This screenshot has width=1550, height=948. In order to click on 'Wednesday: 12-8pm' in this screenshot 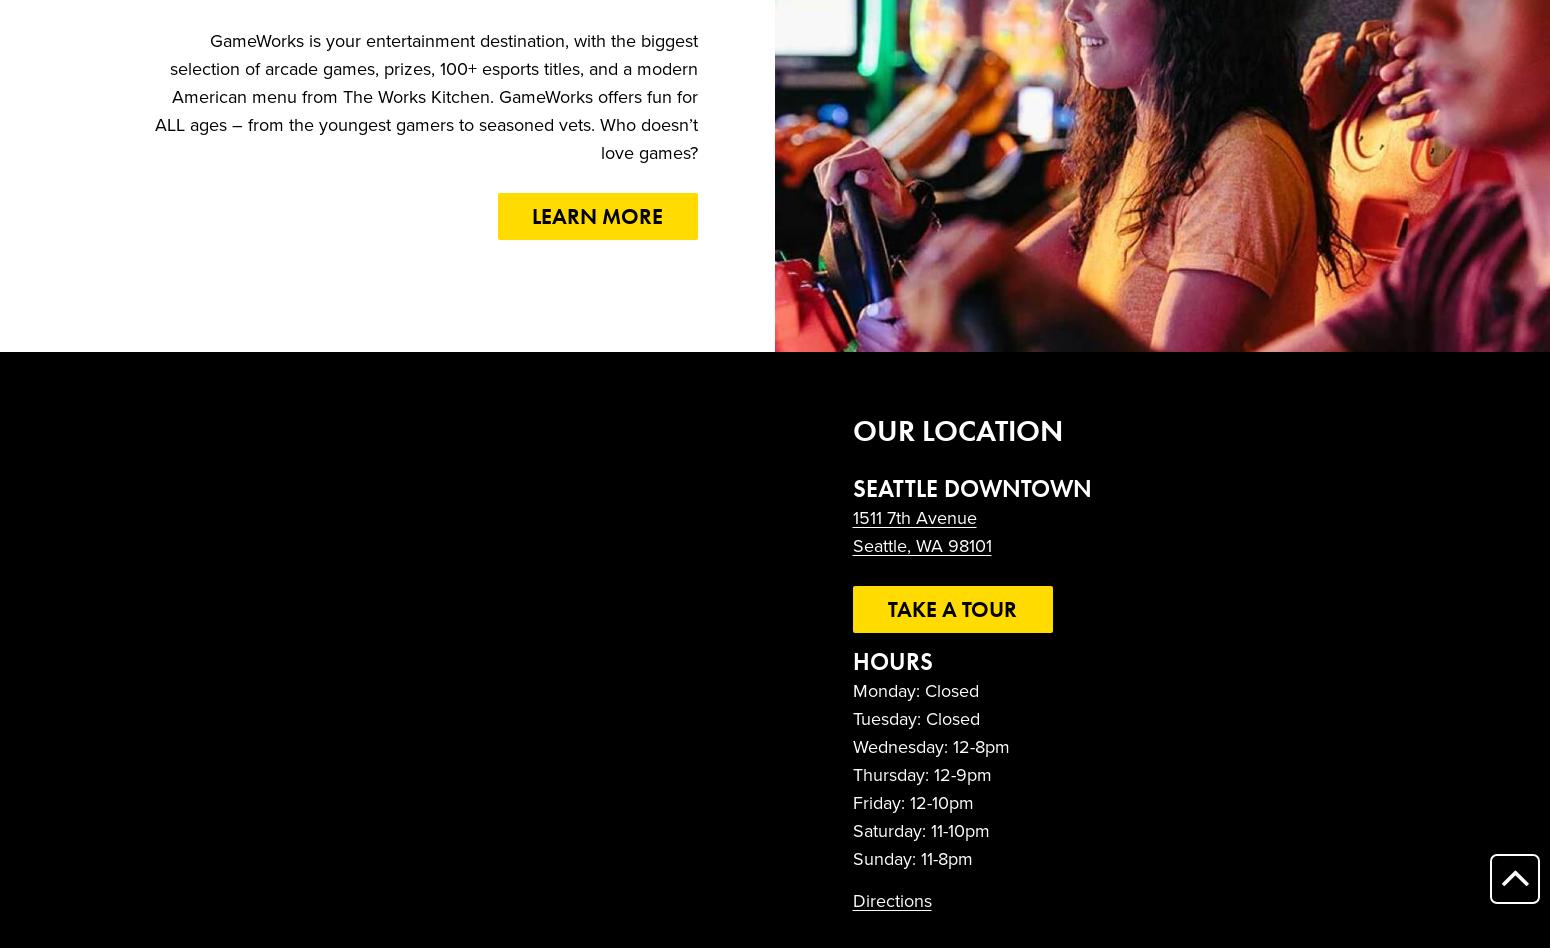, I will do `click(930, 747)`.